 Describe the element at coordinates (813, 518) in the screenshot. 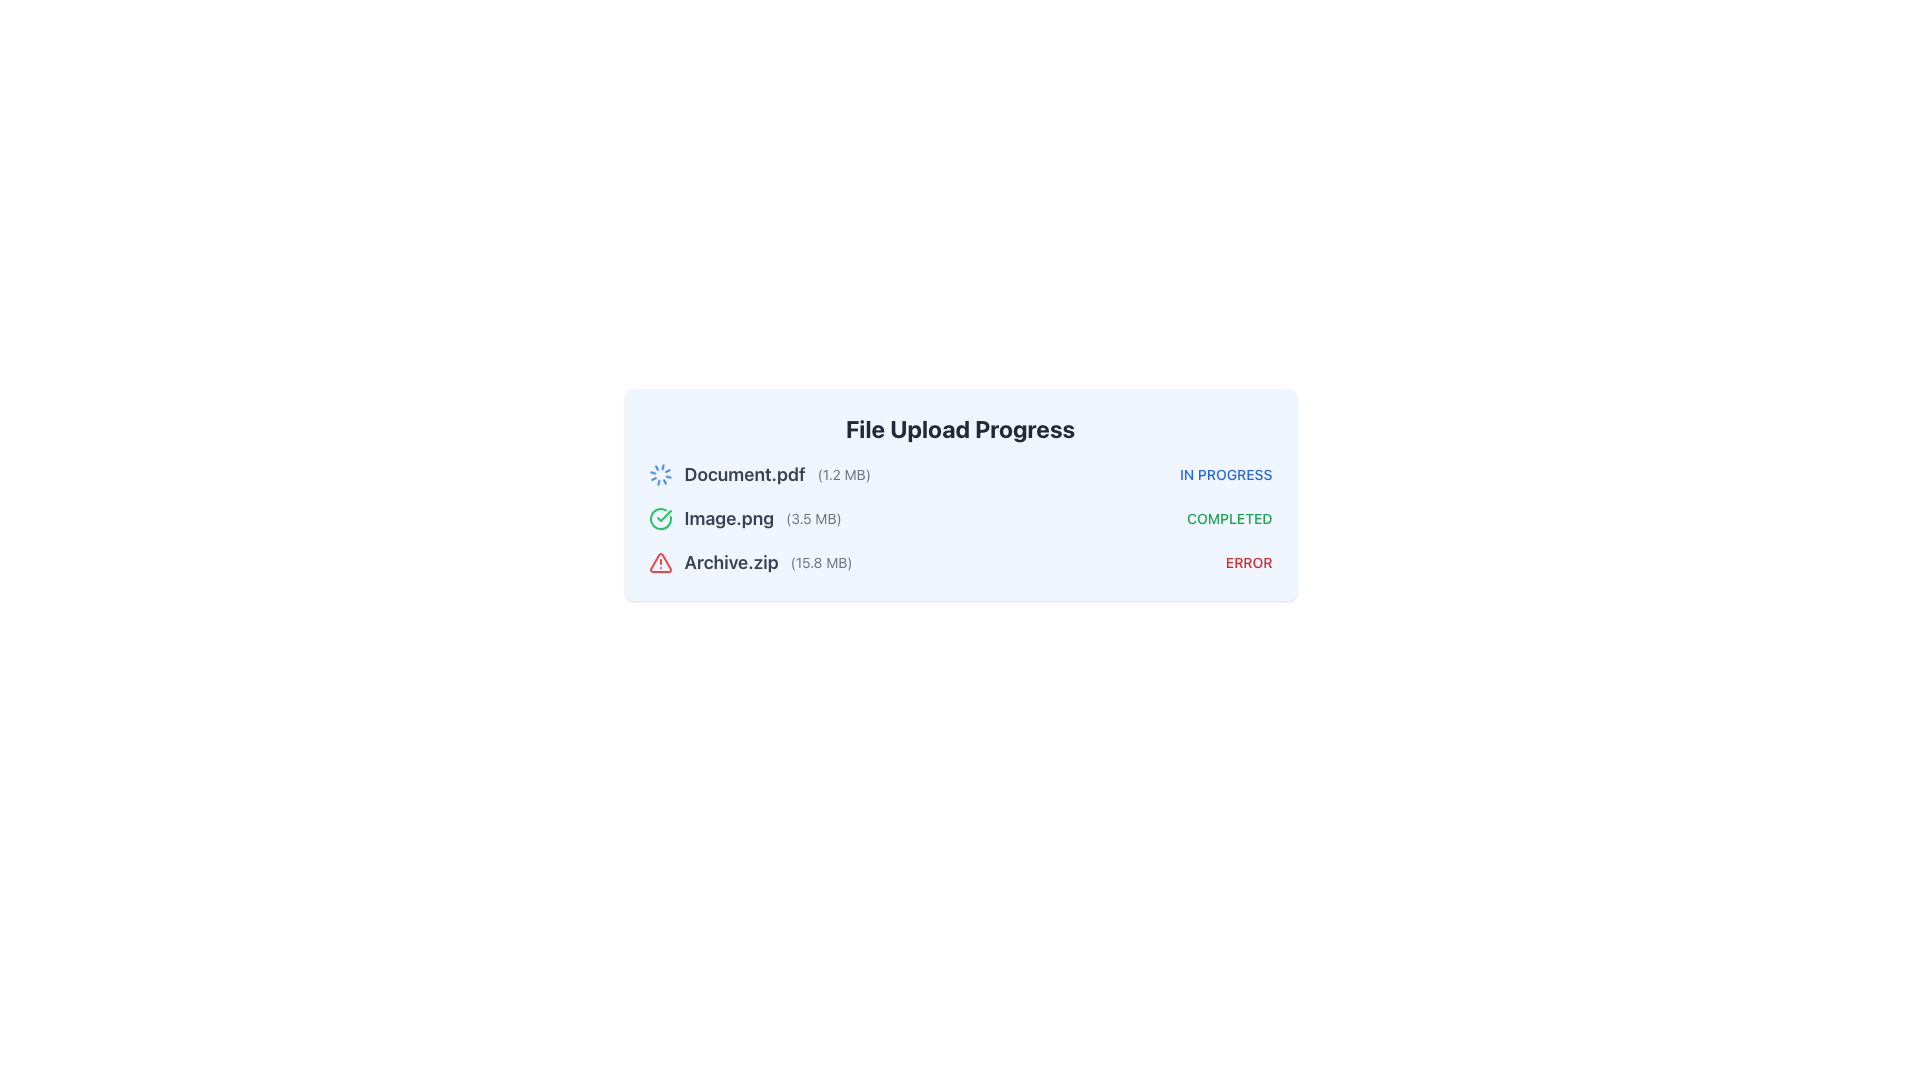

I see `text displaying the file size of 'Image.png', which is positioned to the right of its label in the UI` at that location.